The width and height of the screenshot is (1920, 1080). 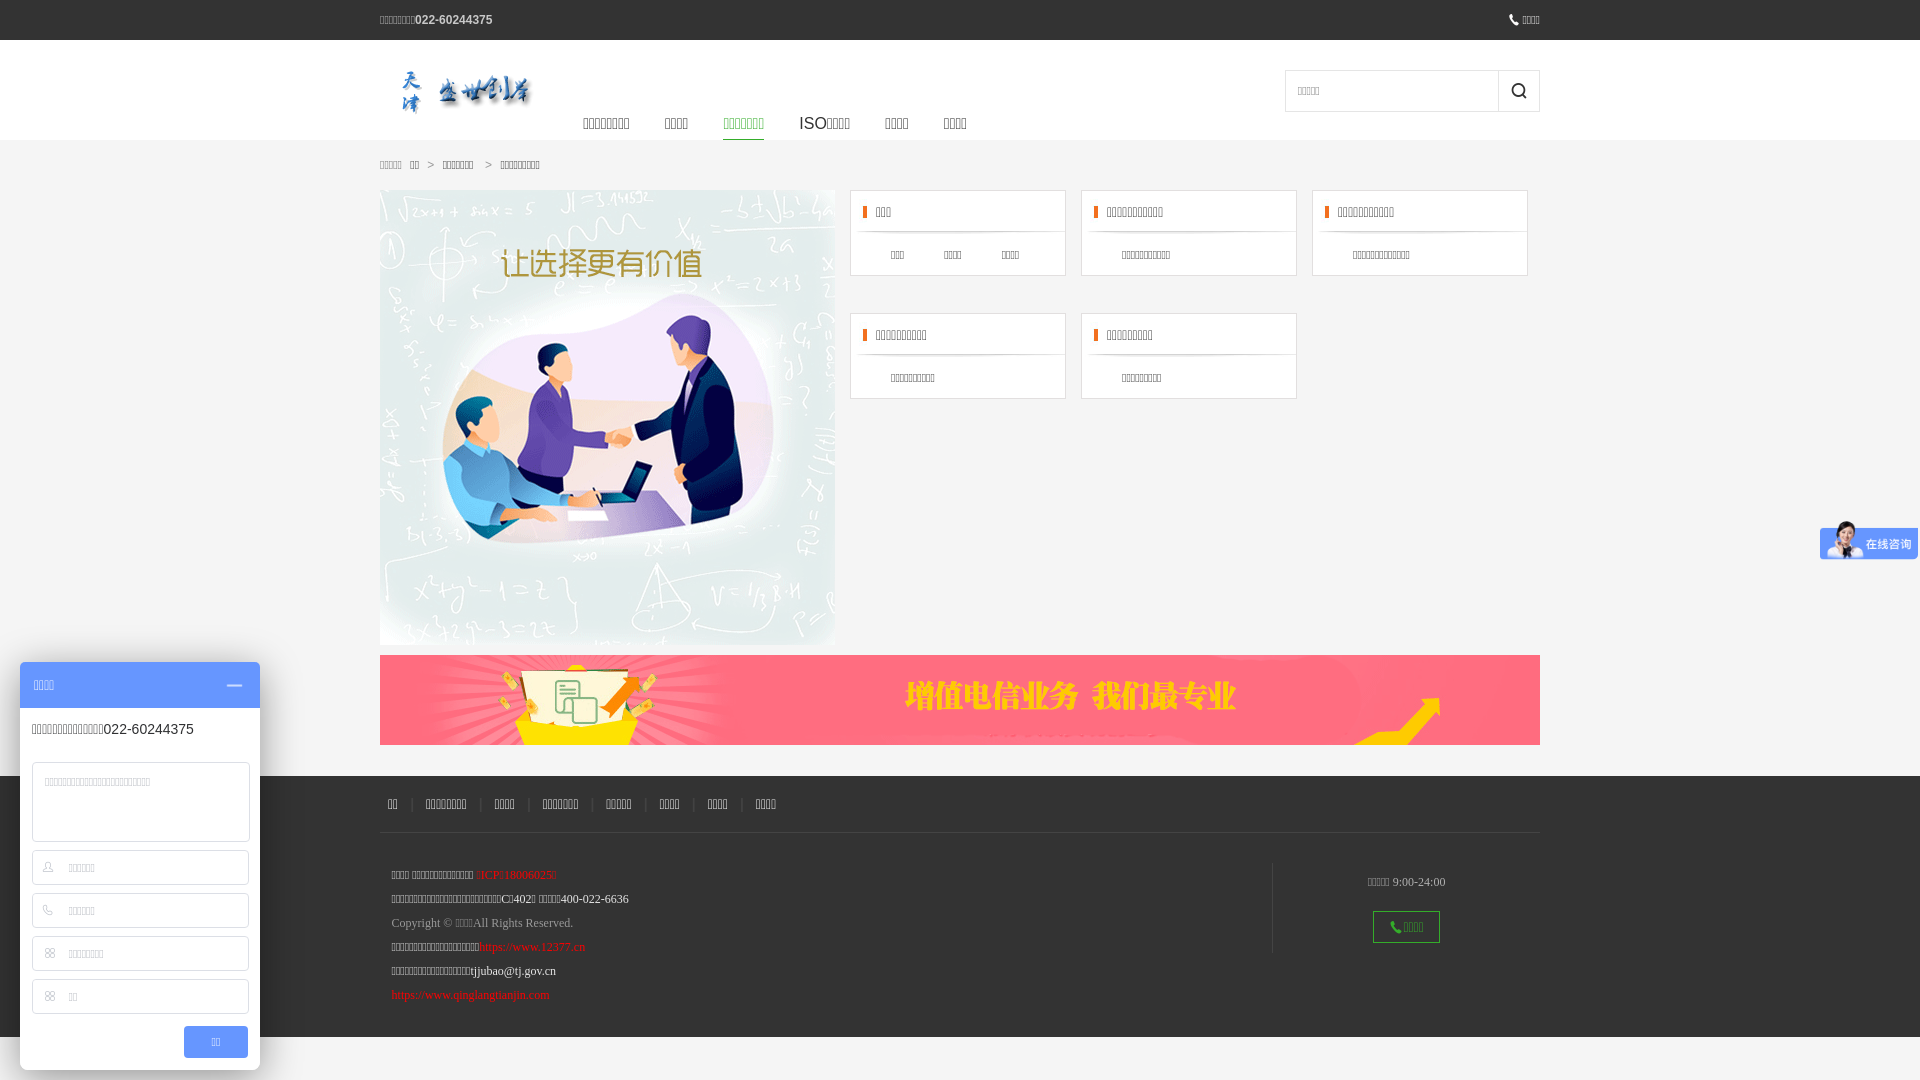 What do you see at coordinates (469, 995) in the screenshot?
I see `'https://www.qinglangtianjin.com'` at bounding box center [469, 995].